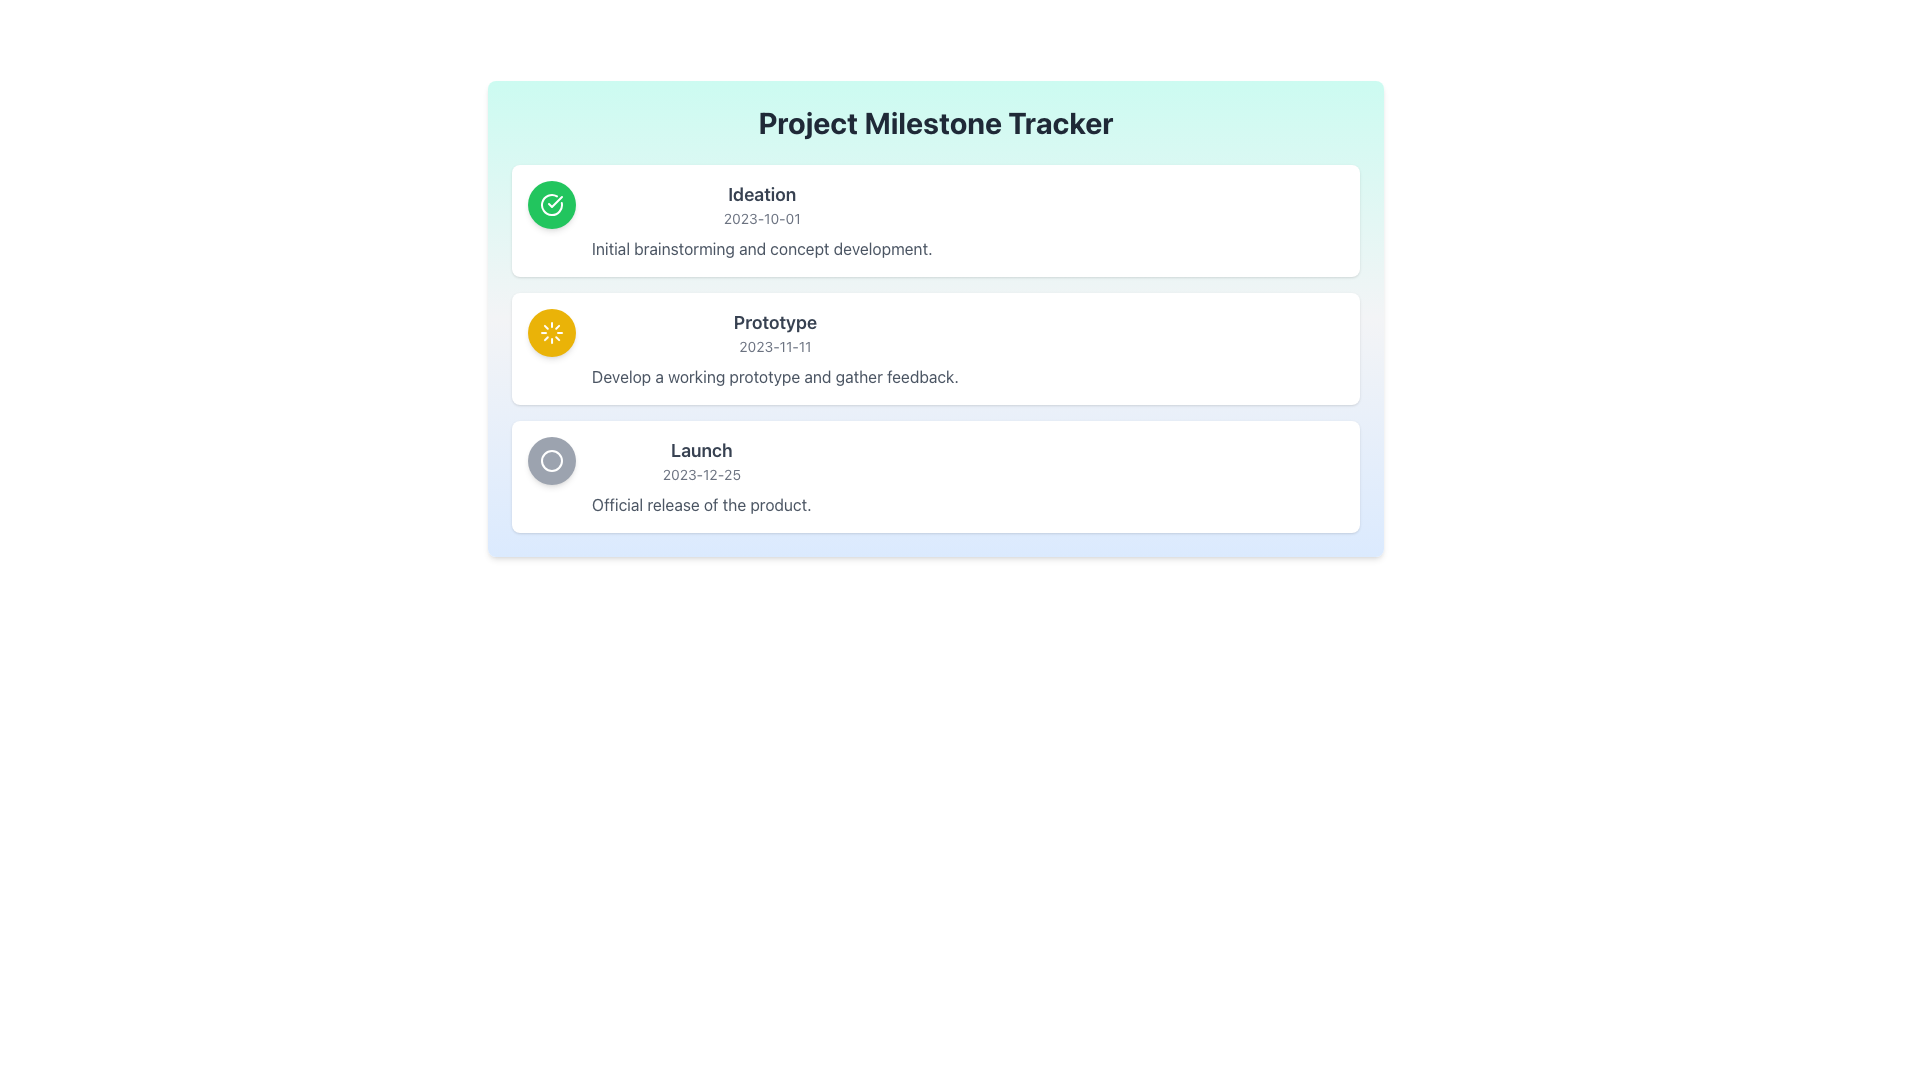 The image size is (1920, 1080). What do you see at coordinates (761, 195) in the screenshot?
I see `the bold, large-sized gray text label displaying 'Ideation', which serves as the title of the 'Ideation' card in the 'Project Milestone Tracker' list` at bounding box center [761, 195].